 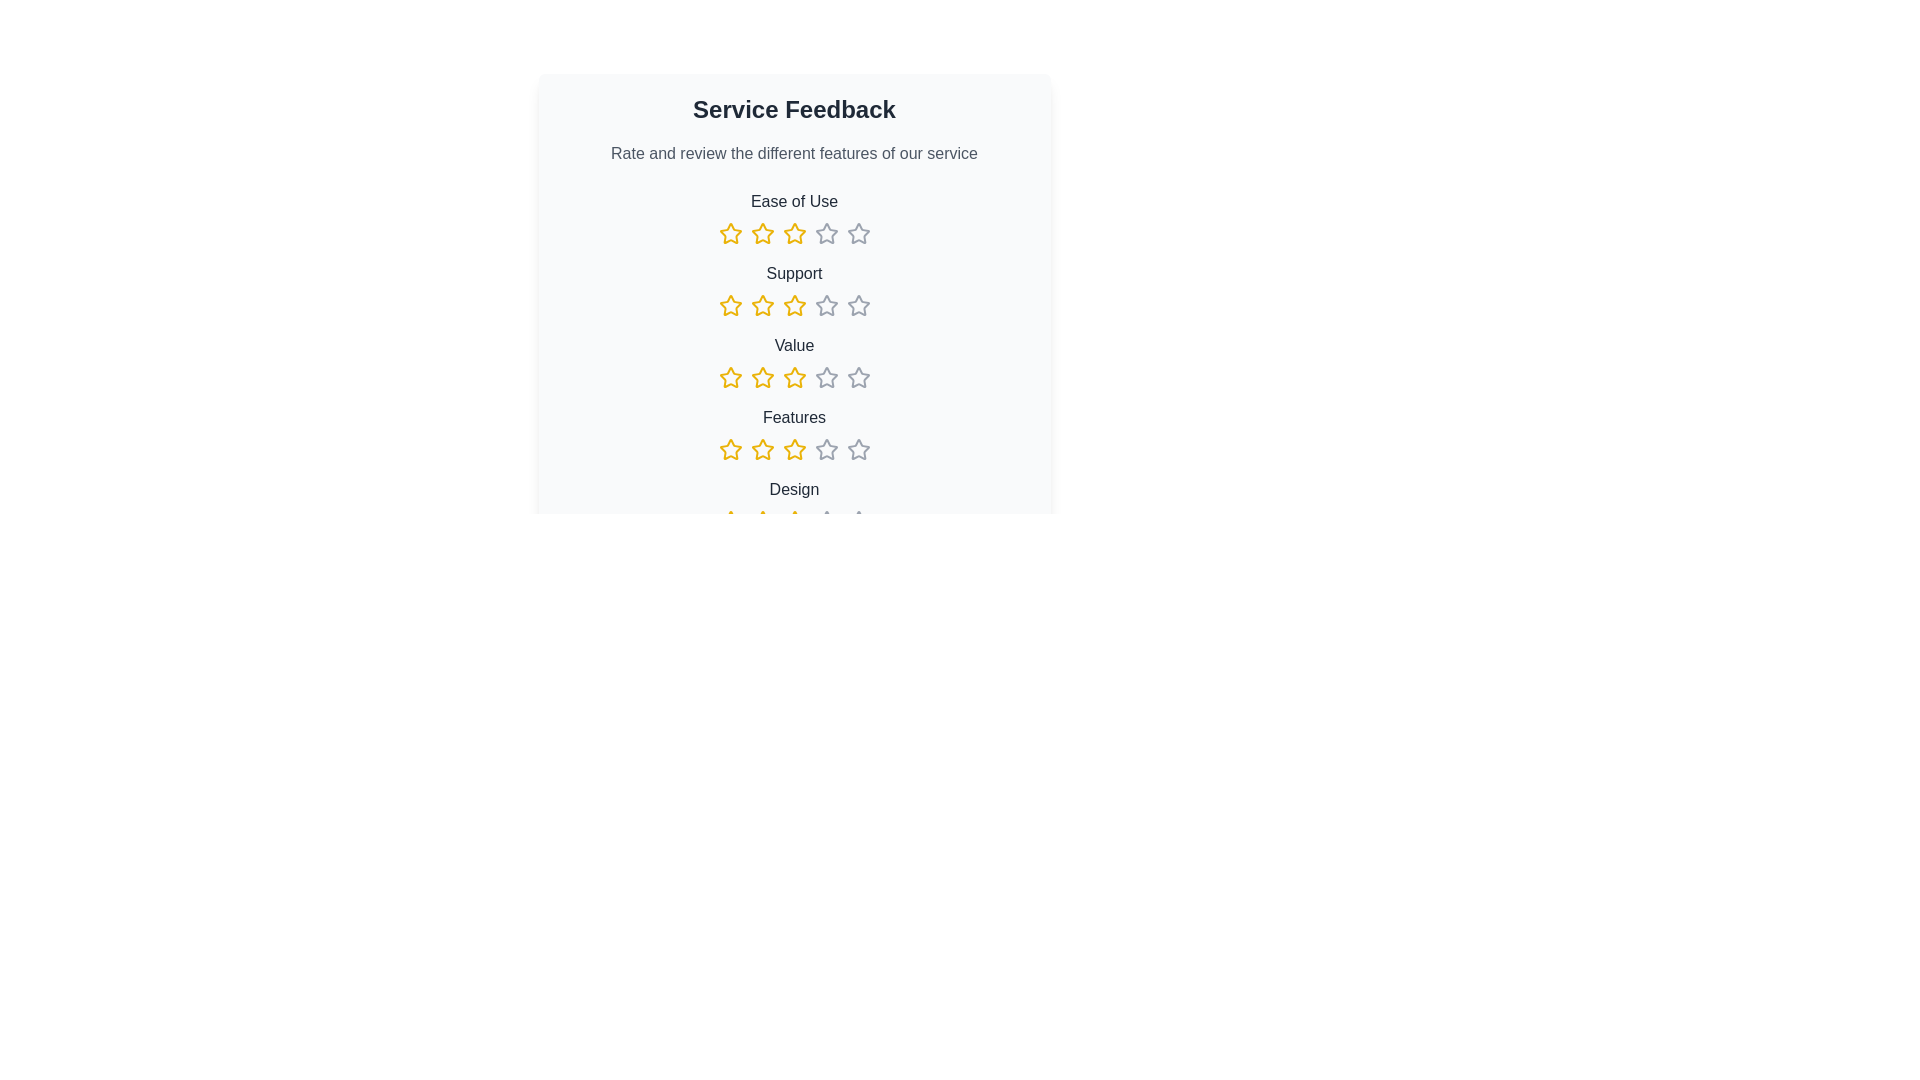 What do you see at coordinates (793, 305) in the screenshot?
I see `the fourth star in the 'Support' rating row` at bounding box center [793, 305].